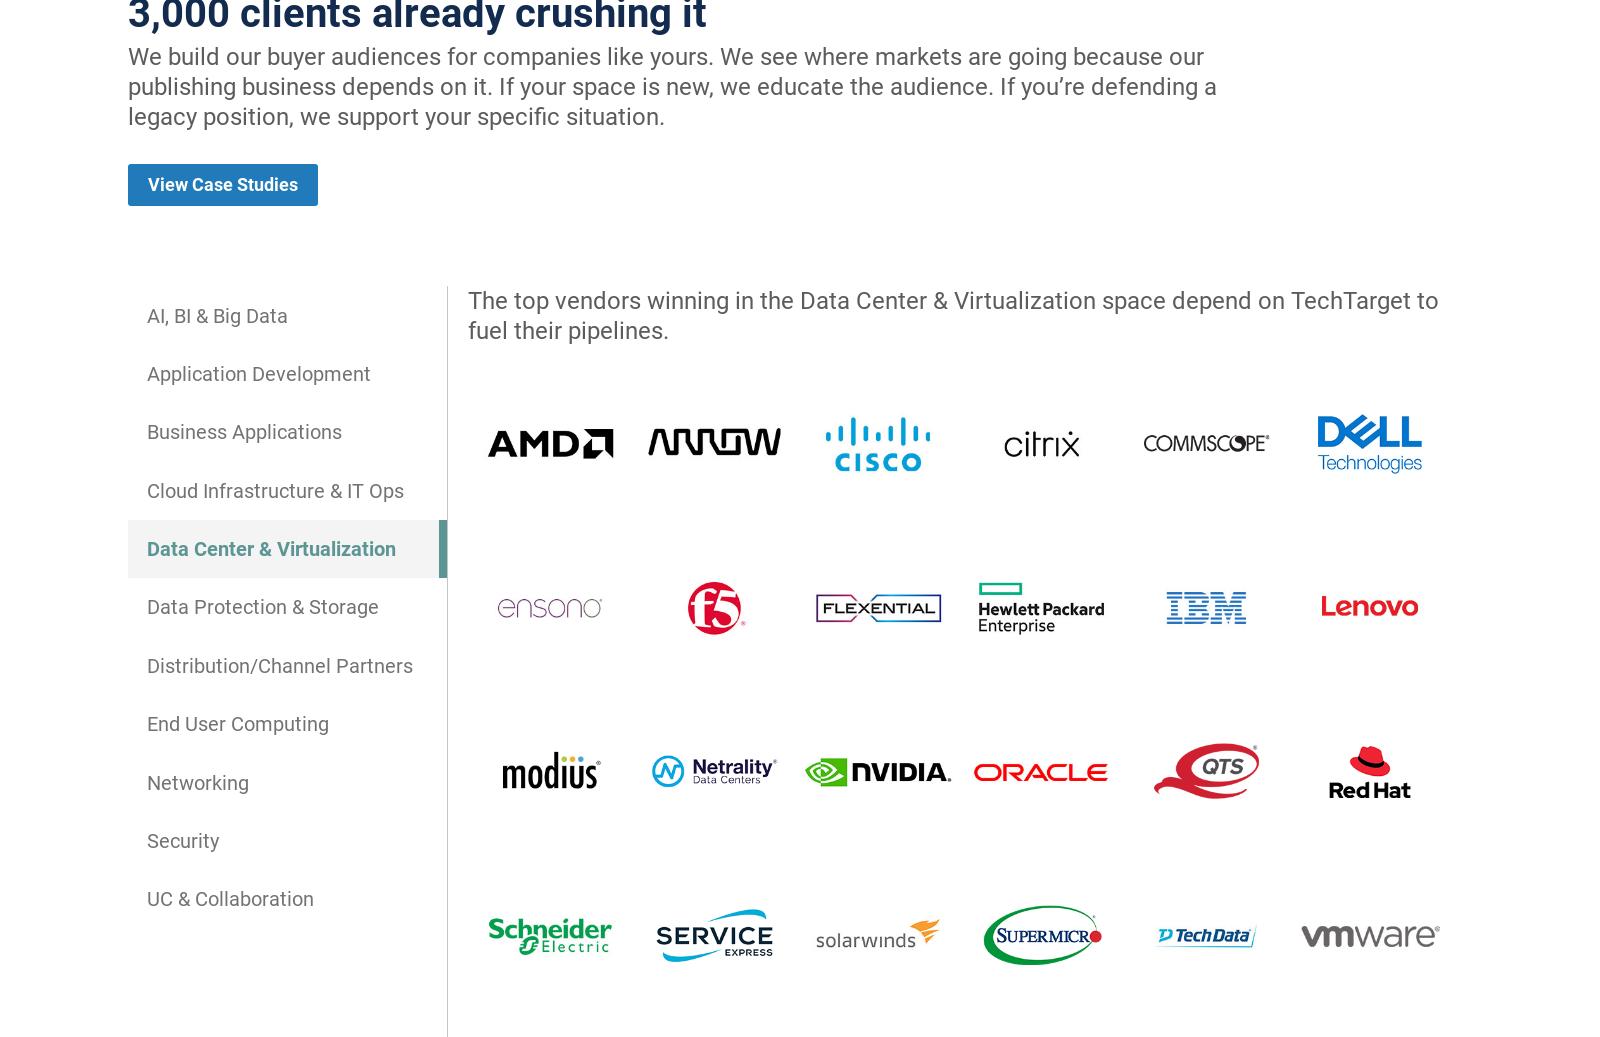 This screenshot has width=1600, height=1037. I want to click on 'We build our buyer audiences for companies like yours. We see where markets are going because our publishing business depends on it. If your space is new, we educate the audience. If you’re defending a legacy position, we support your specific situation.', so click(127, 86).